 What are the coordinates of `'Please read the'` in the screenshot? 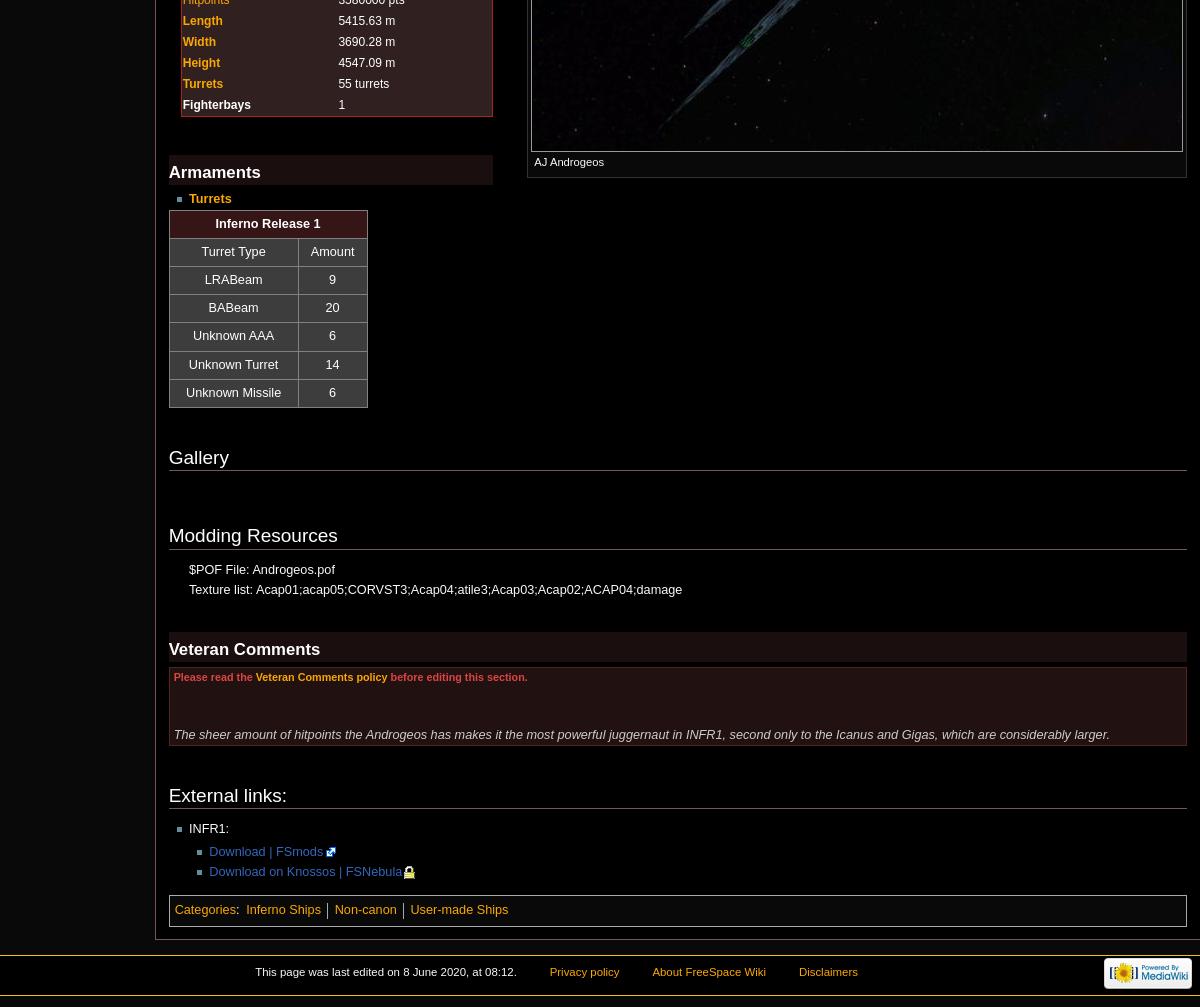 It's located at (212, 676).